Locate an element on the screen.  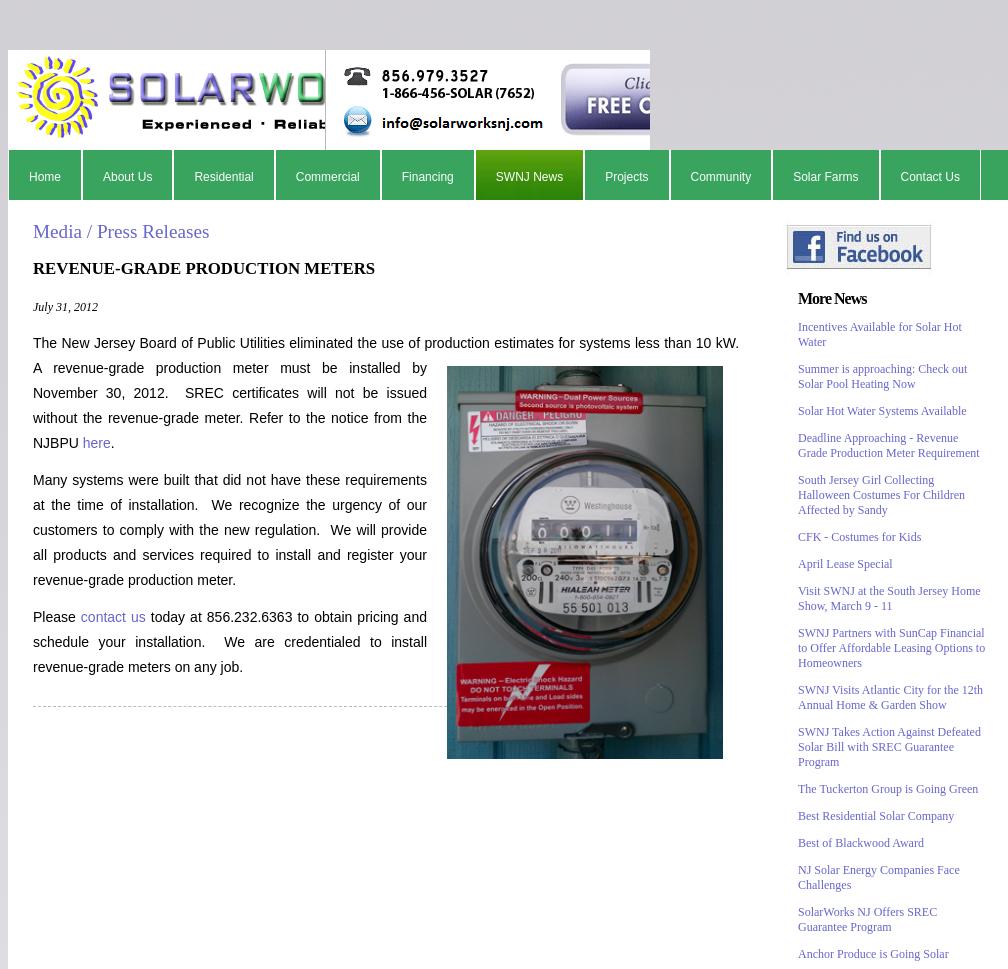
'CFK - Costumes for Kids' is located at coordinates (859, 537).